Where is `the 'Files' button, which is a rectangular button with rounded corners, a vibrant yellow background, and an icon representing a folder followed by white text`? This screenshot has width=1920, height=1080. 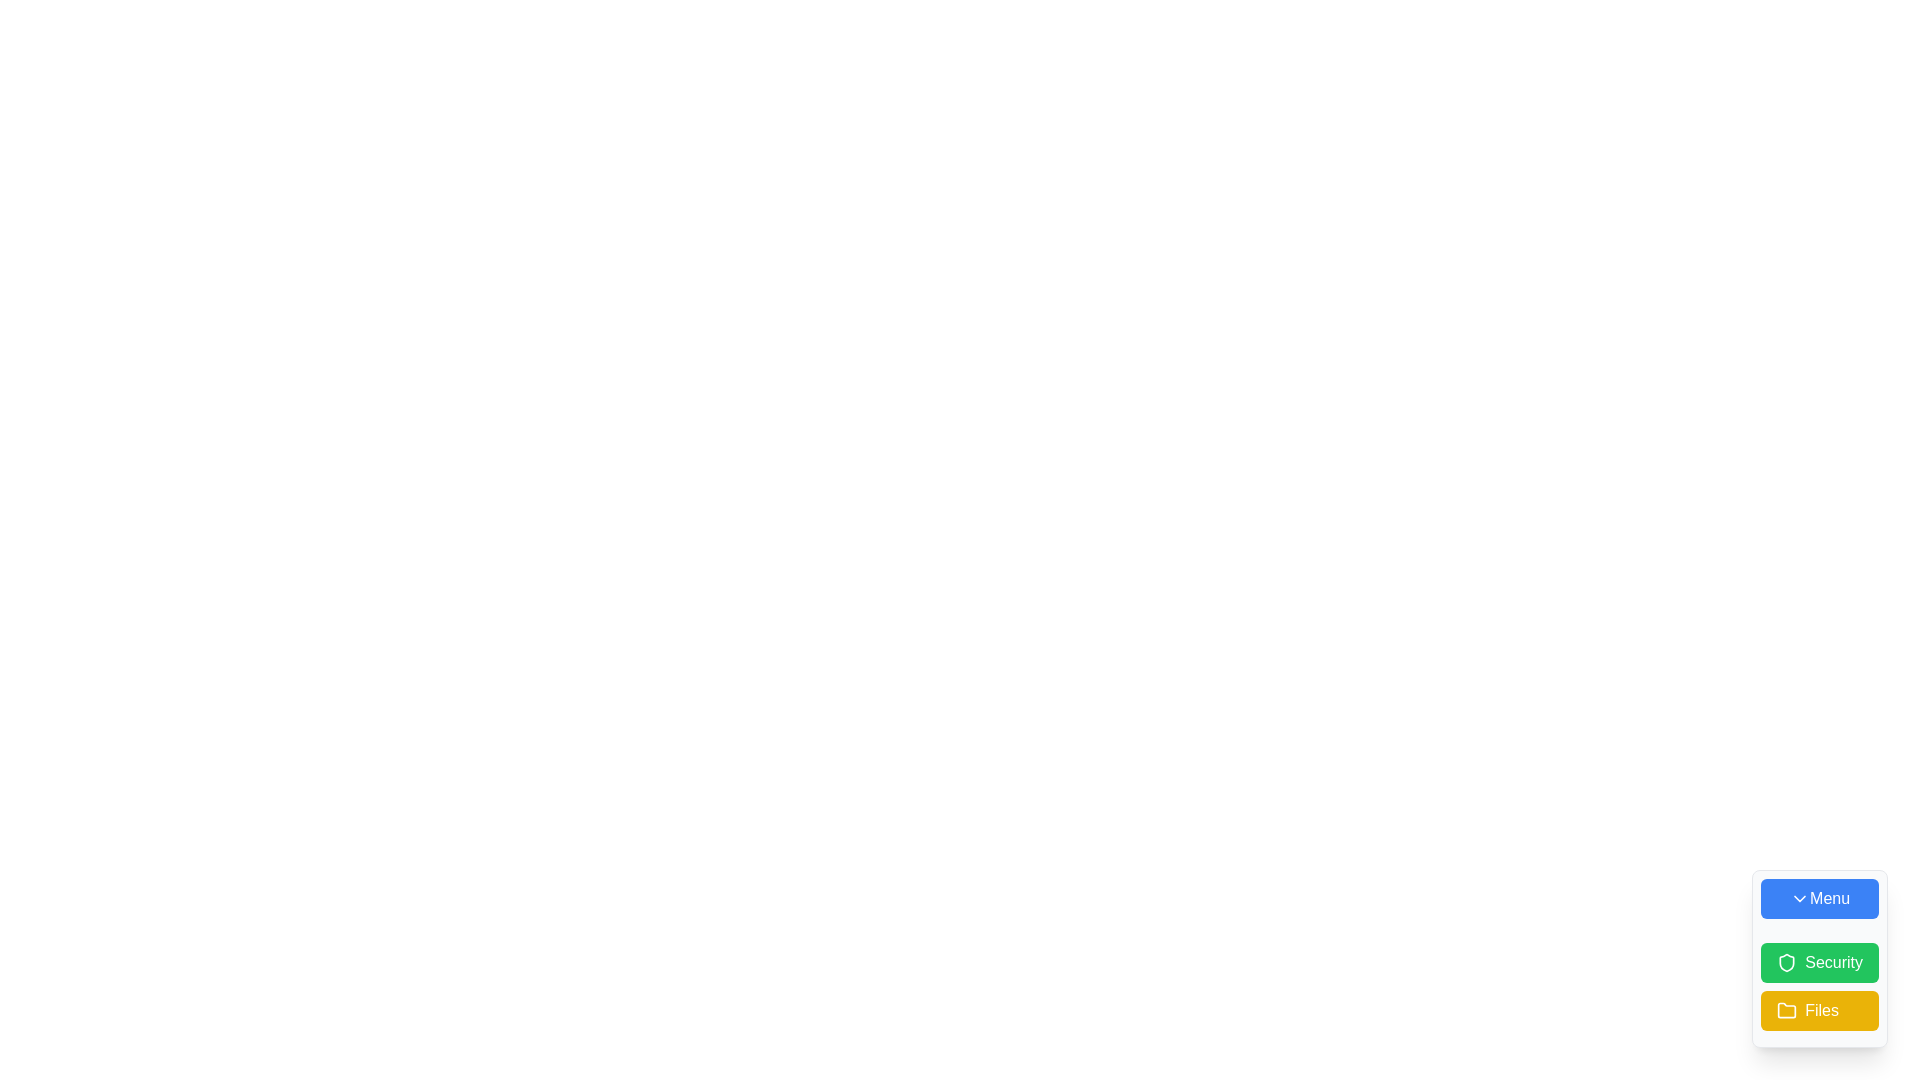 the 'Files' button, which is a rectangular button with rounded corners, a vibrant yellow background, and an icon representing a folder followed by white text is located at coordinates (1819, 1010).